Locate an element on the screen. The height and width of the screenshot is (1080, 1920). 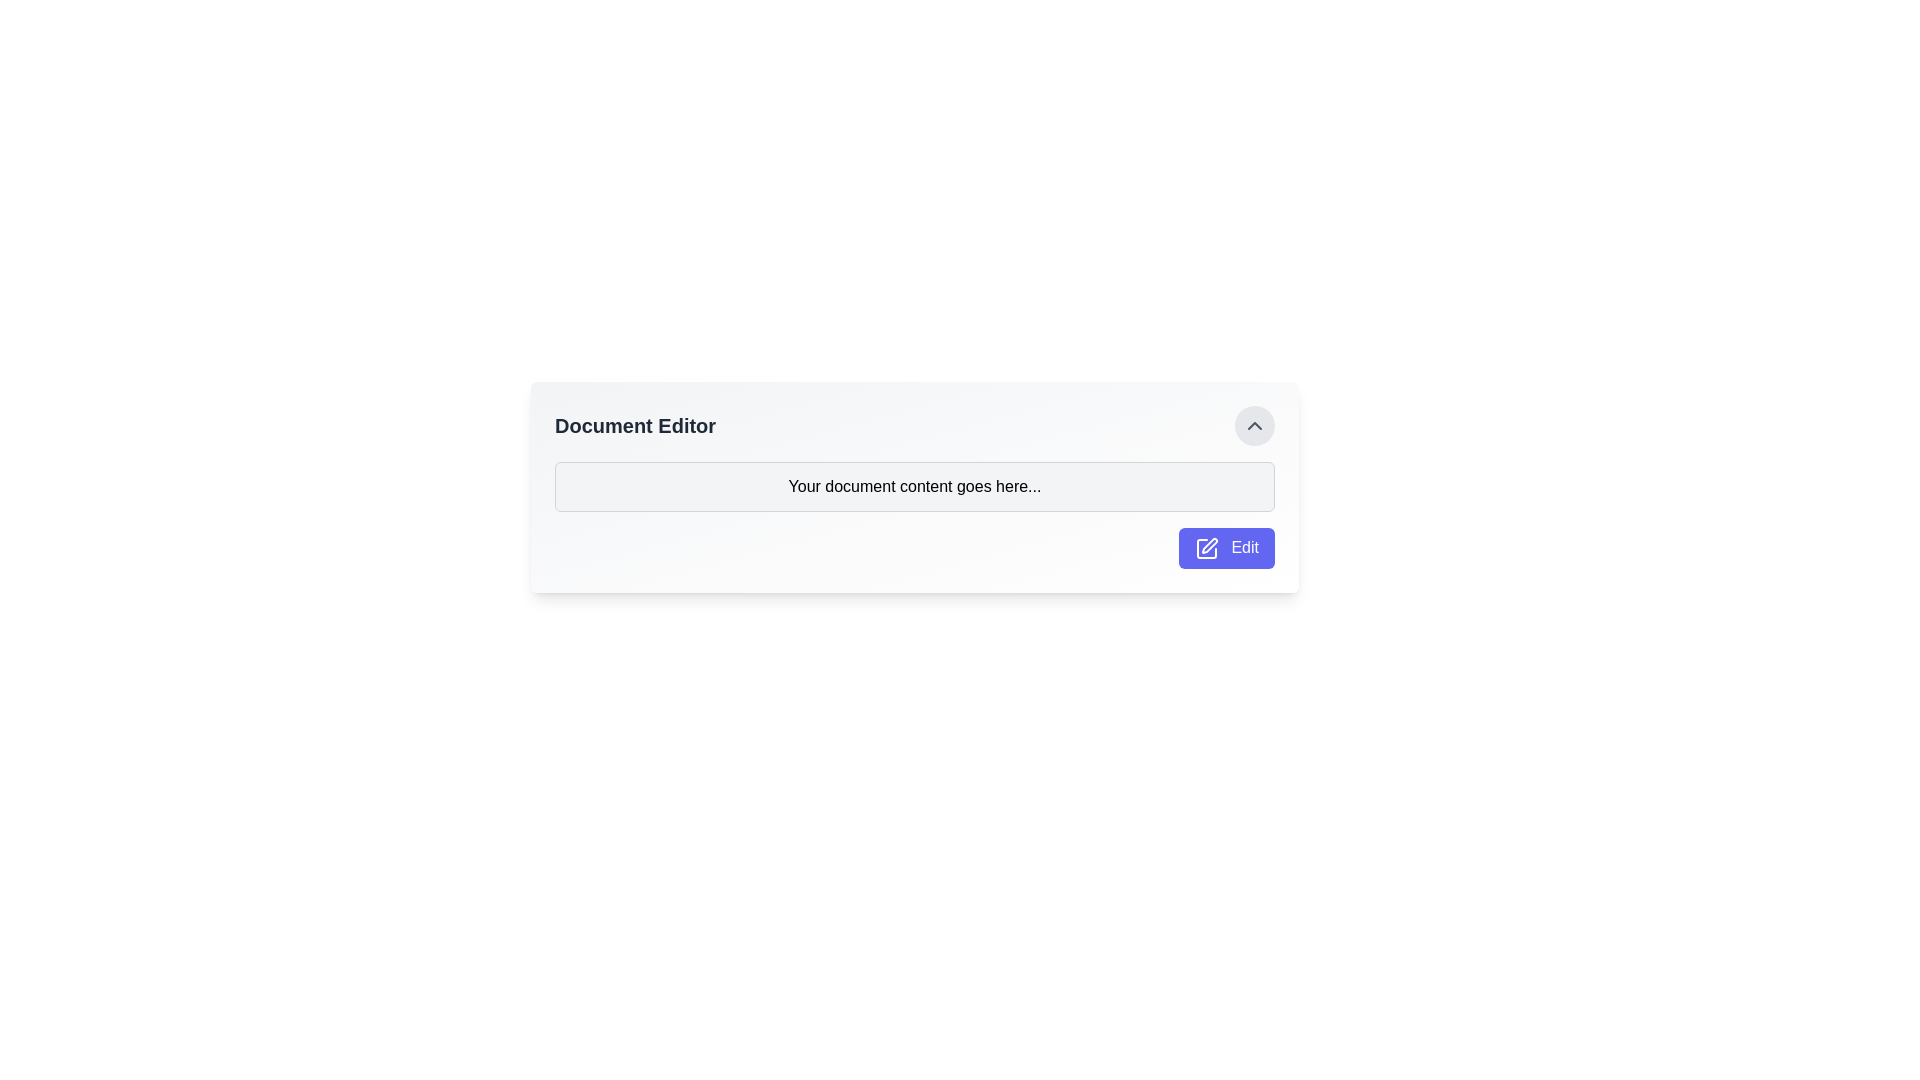
the chevron icon button located inside a circular button with a light gray background in the top-right corner of the document editor UI is located at coordinates (1253, 424).